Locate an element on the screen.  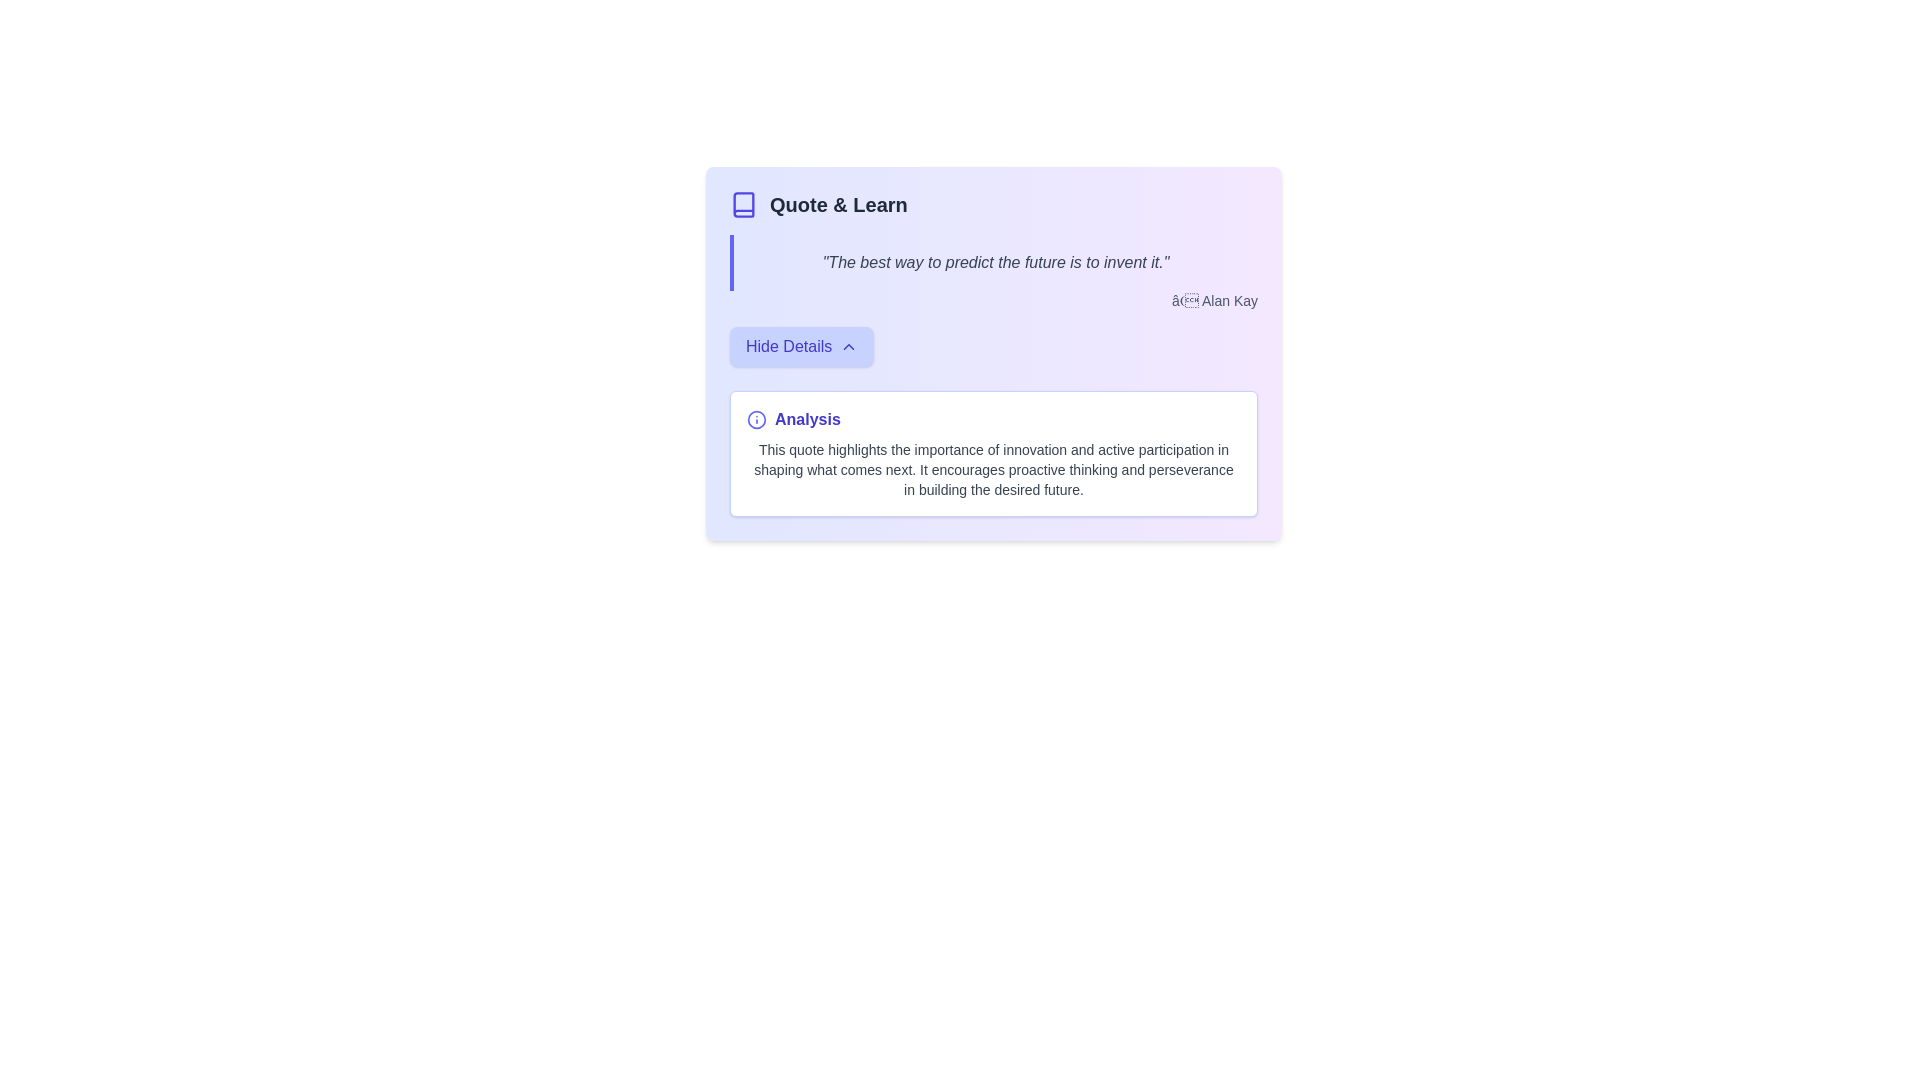
the upwards-facing chevron icon, which is a thin outline with rounded edges, located to the right of the 'Hide Details' text within the button is located at coordinates (849, 346).